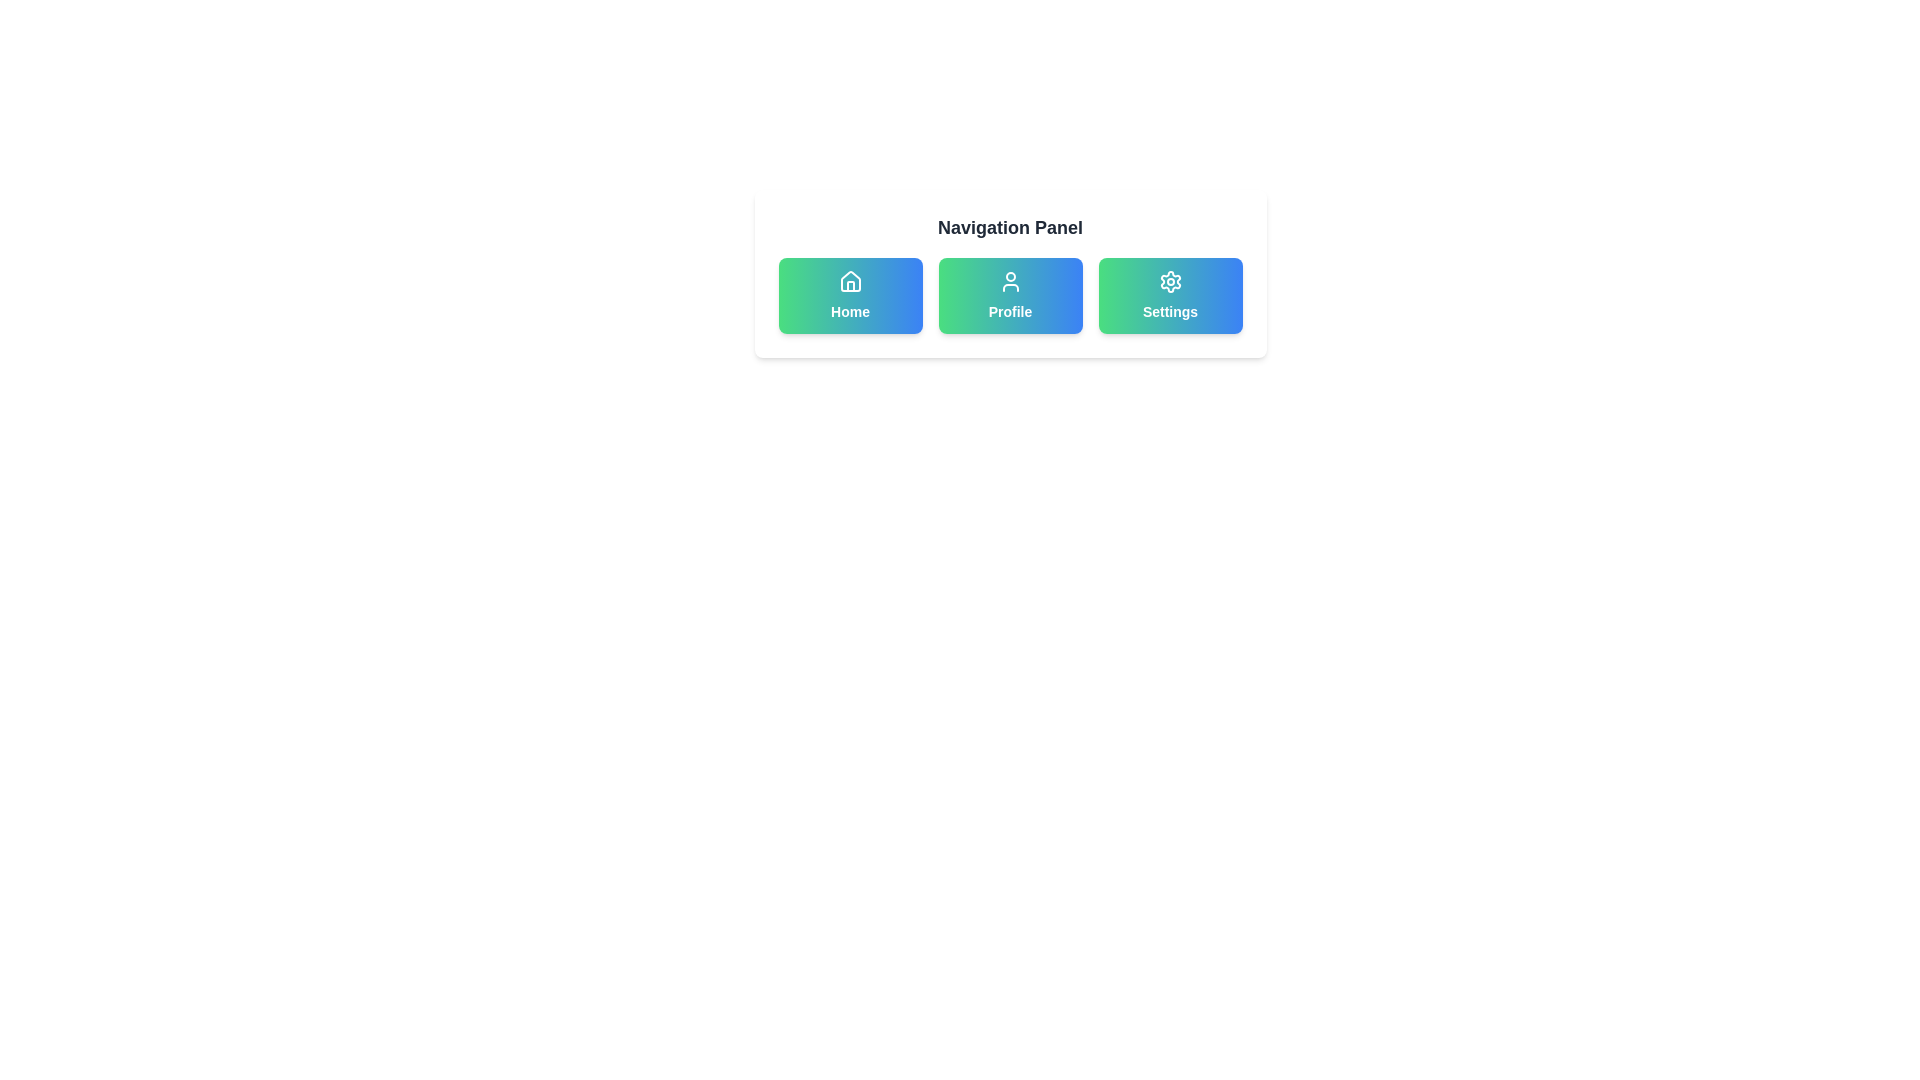 This screenshot has height=1080, width=1920. Describe the element at coordinates (850, 312) in the screenshot. I see `the 'Home' static text label, which is a small, bold white font within a blue-to-green gradient rectangle, located in the navigation panel as the first item on the left` at that location.